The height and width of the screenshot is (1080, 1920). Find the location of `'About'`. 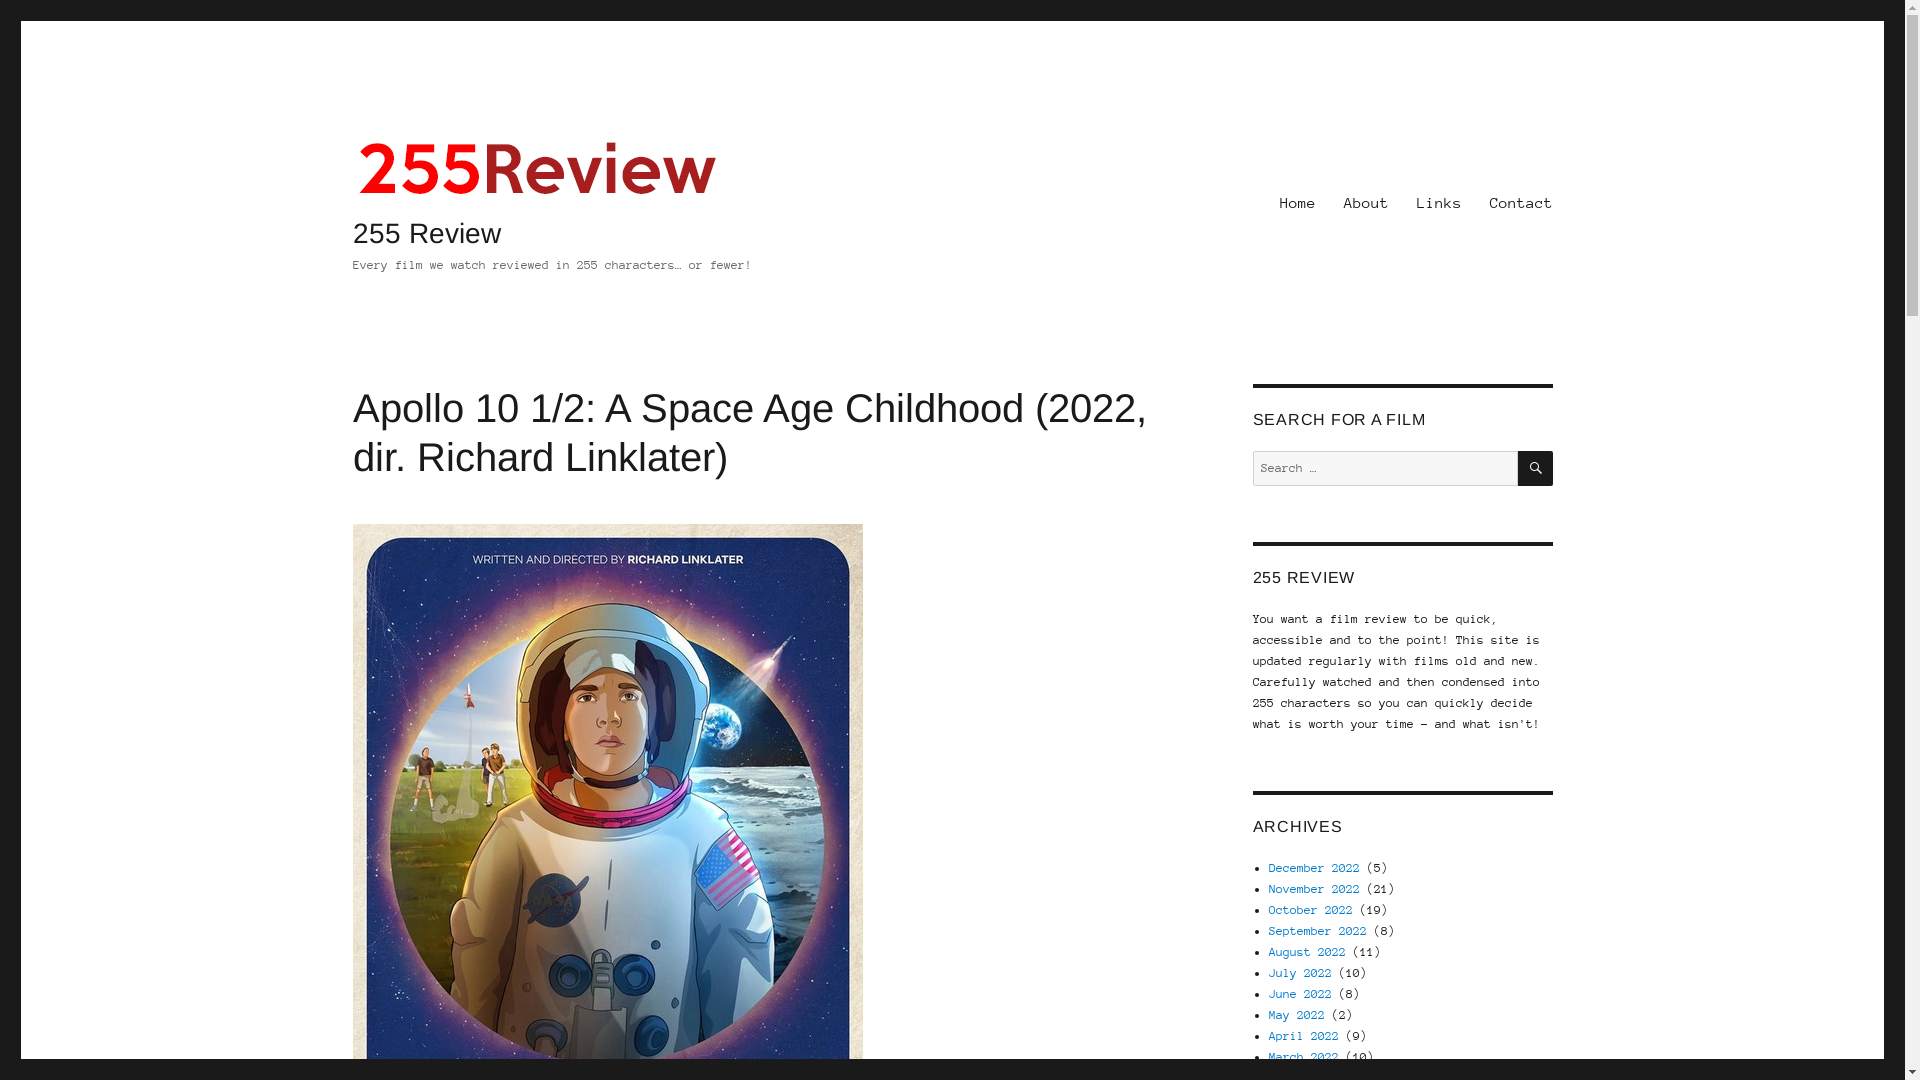

'About' is located at coordinates (1365, 203).